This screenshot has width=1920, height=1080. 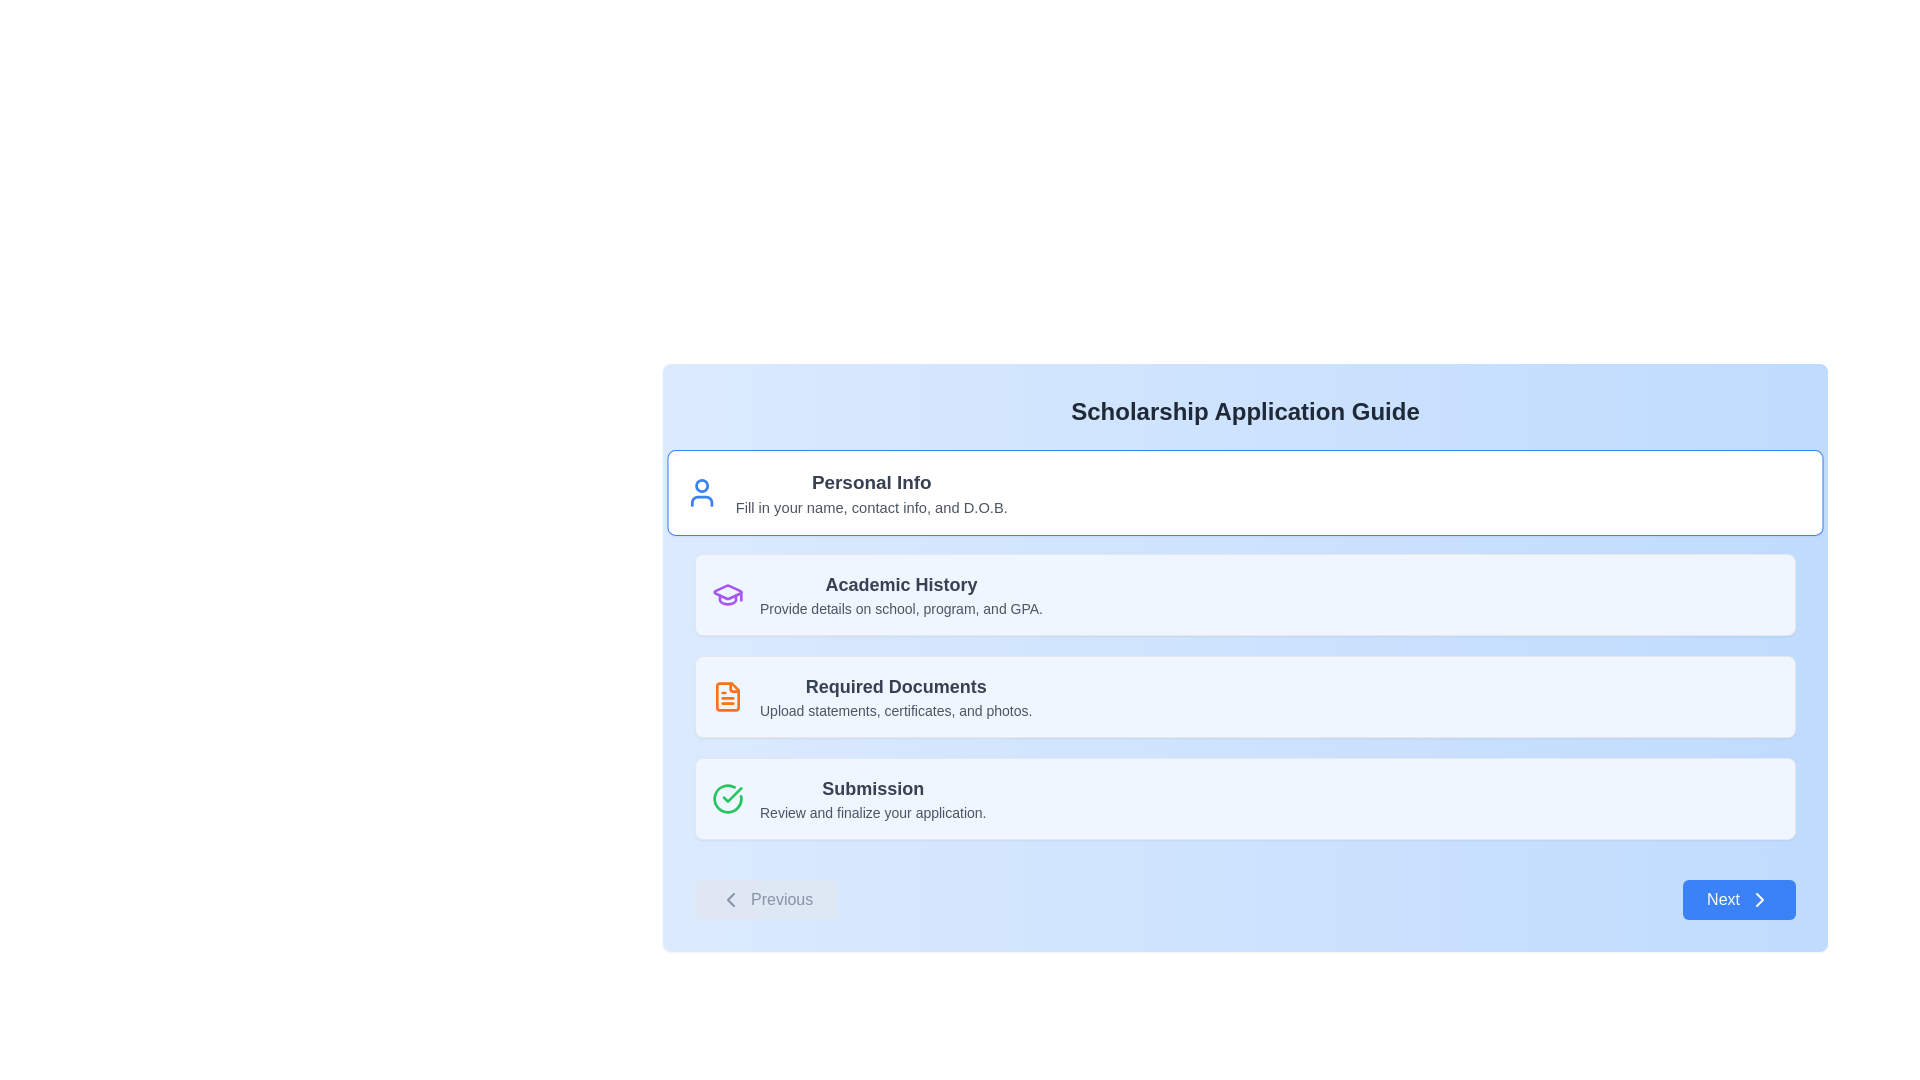 What do you see at coordinates (871, 506) in the screenshot?
I see `the informational text label that provides guidance for the Personal Info section, located below the 'Personal Info' heading` at bounding box center [871, 506].